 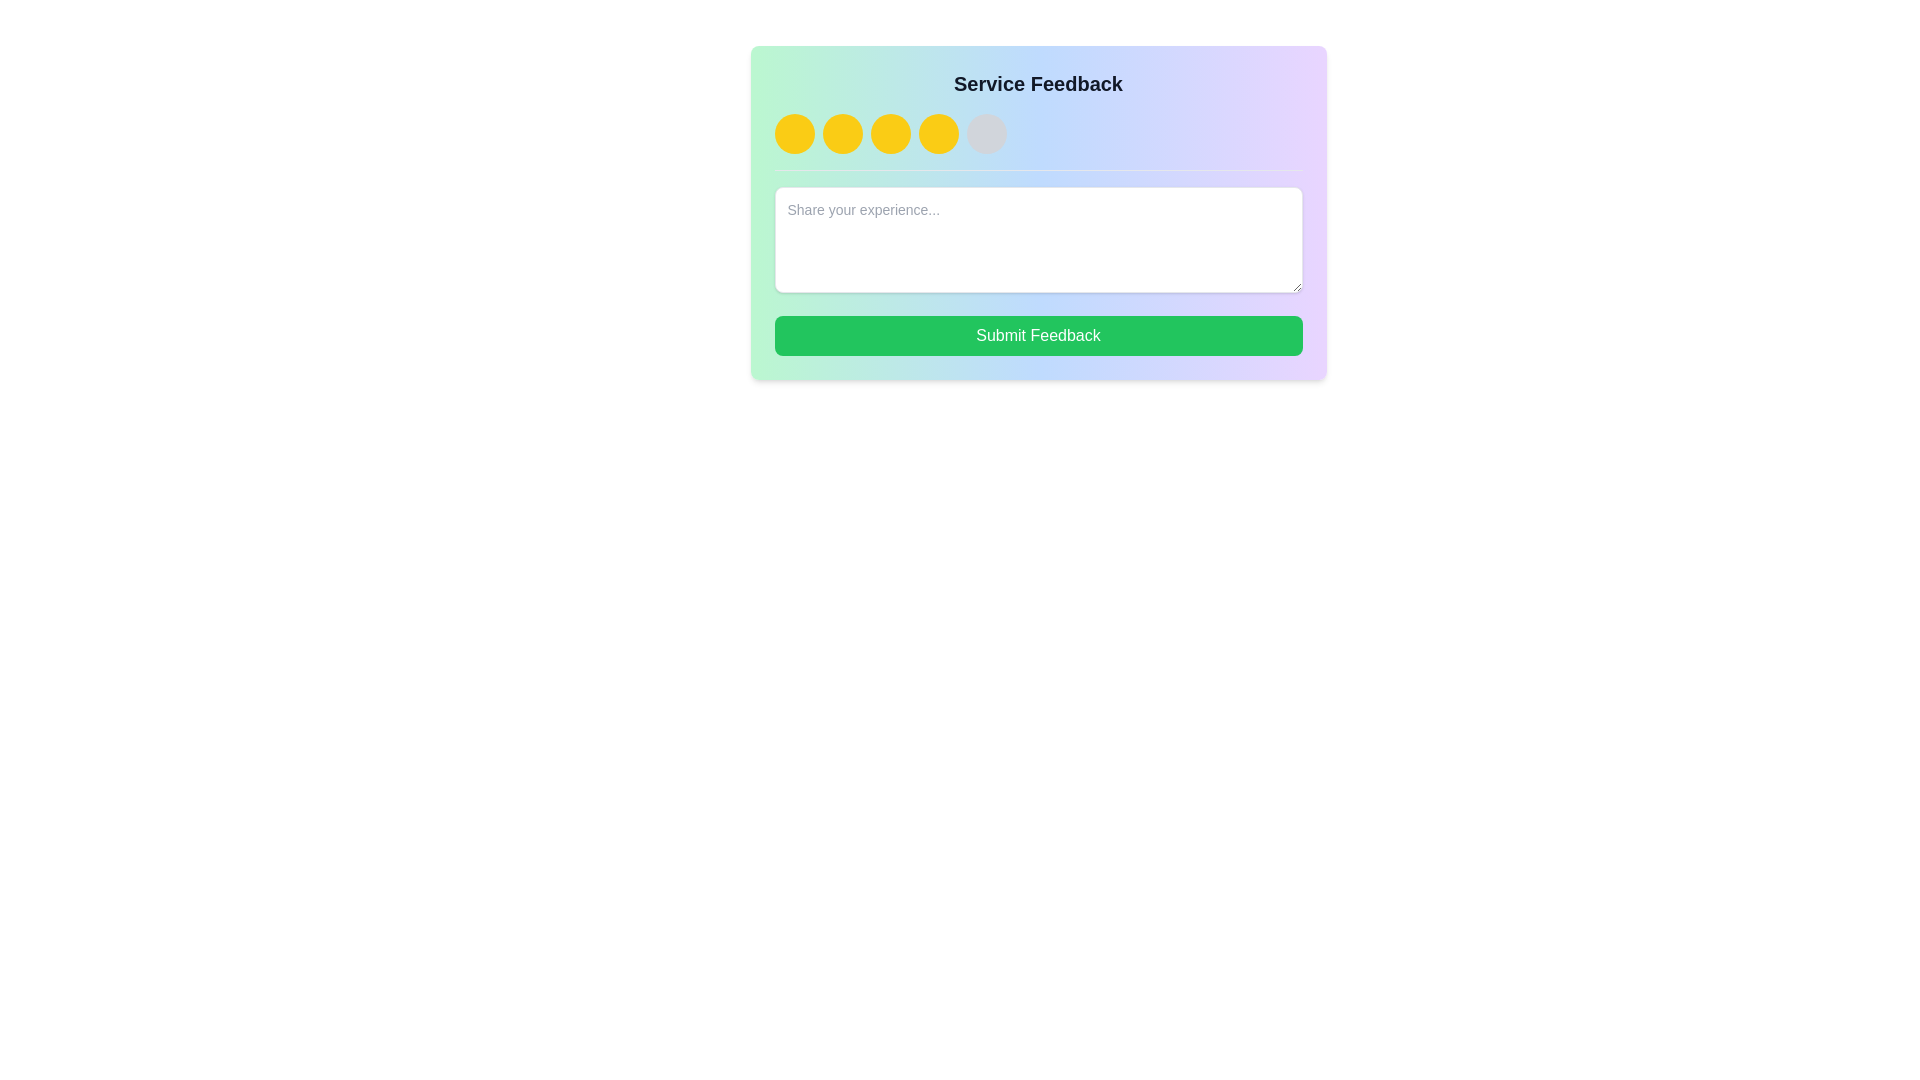 What do you see at coordinates (1038, 334) in the screenshot?
I see `the 'Submit Feedback' button, which is a bright green rectangular button with rounded corners located below the text input area` at bounding box center [1038, 334].